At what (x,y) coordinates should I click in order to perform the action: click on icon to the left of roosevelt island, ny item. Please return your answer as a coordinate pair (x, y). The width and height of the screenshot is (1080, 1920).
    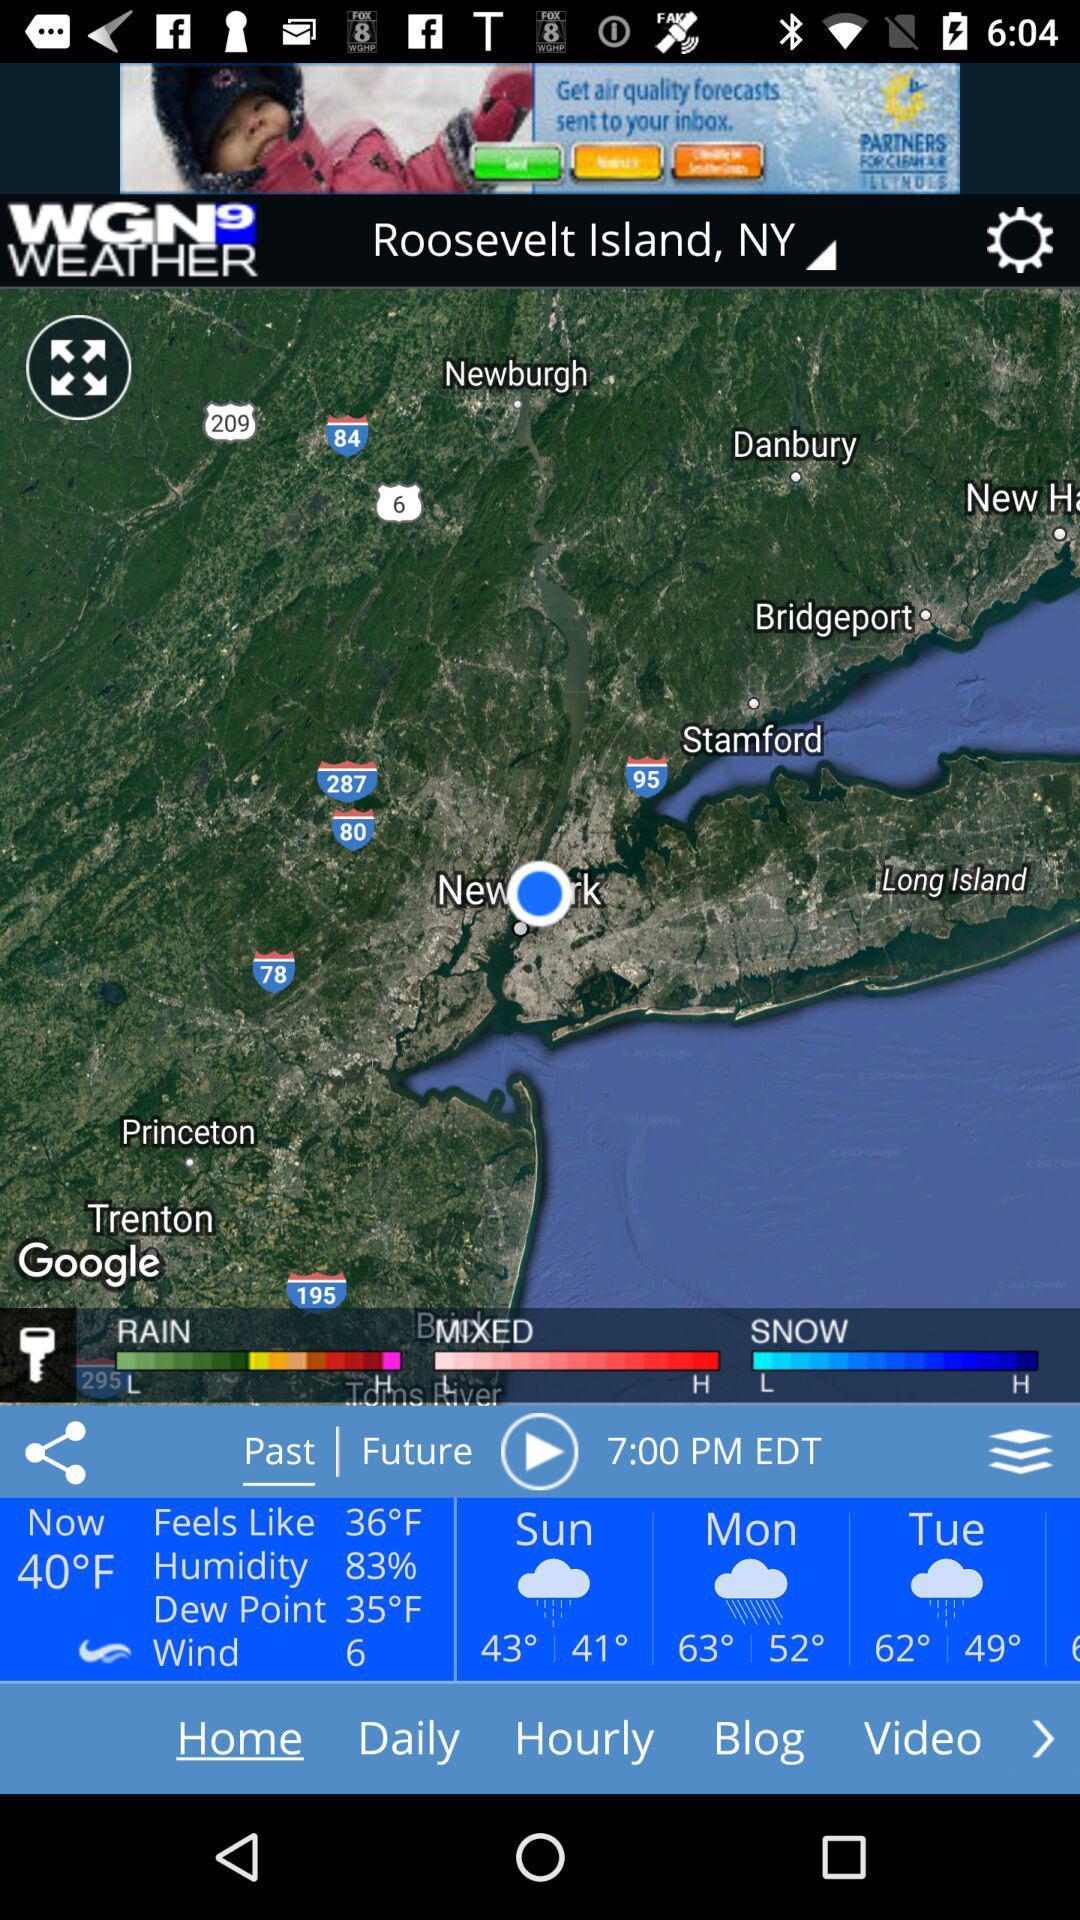
    Looking at the image, I should click on (131, 240).